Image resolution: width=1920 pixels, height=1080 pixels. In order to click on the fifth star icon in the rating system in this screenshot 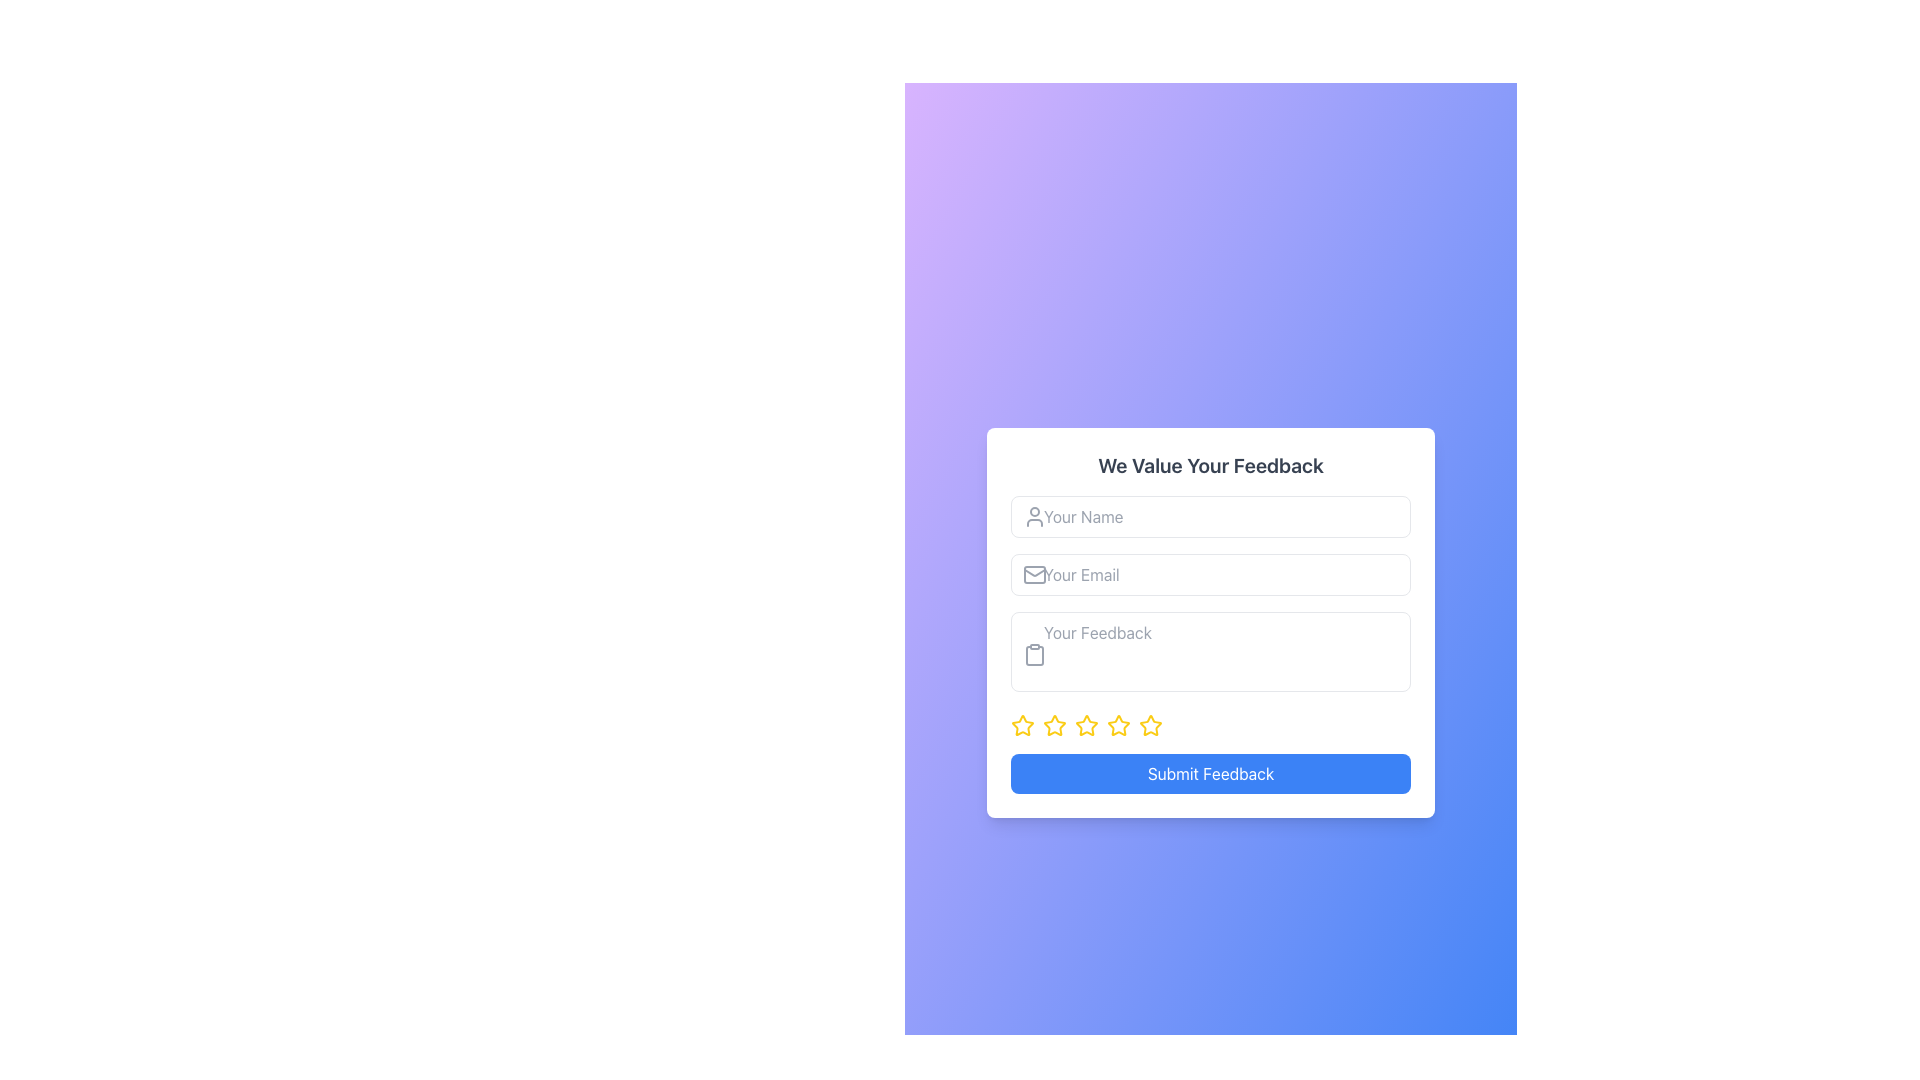, I will do `click(1085, 725)`.